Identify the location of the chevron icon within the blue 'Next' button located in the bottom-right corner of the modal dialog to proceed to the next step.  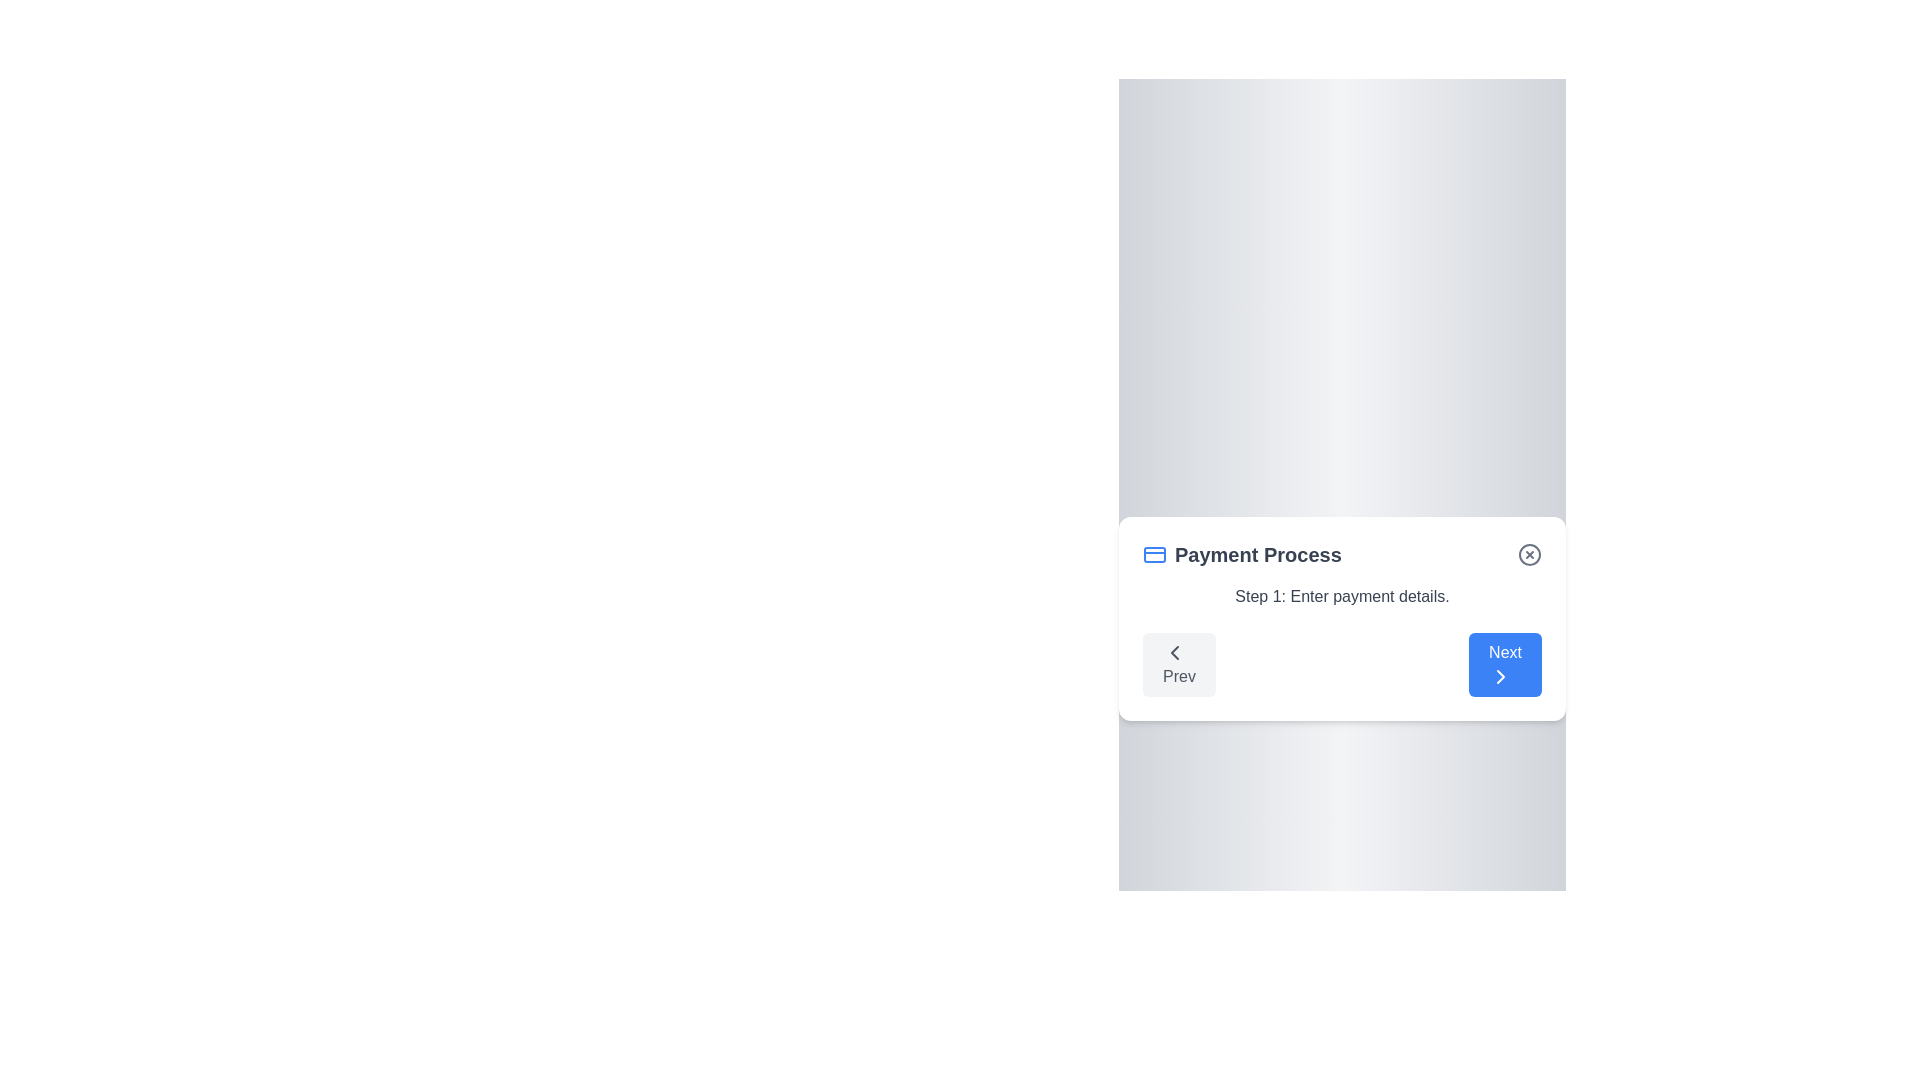
(1501, 676).